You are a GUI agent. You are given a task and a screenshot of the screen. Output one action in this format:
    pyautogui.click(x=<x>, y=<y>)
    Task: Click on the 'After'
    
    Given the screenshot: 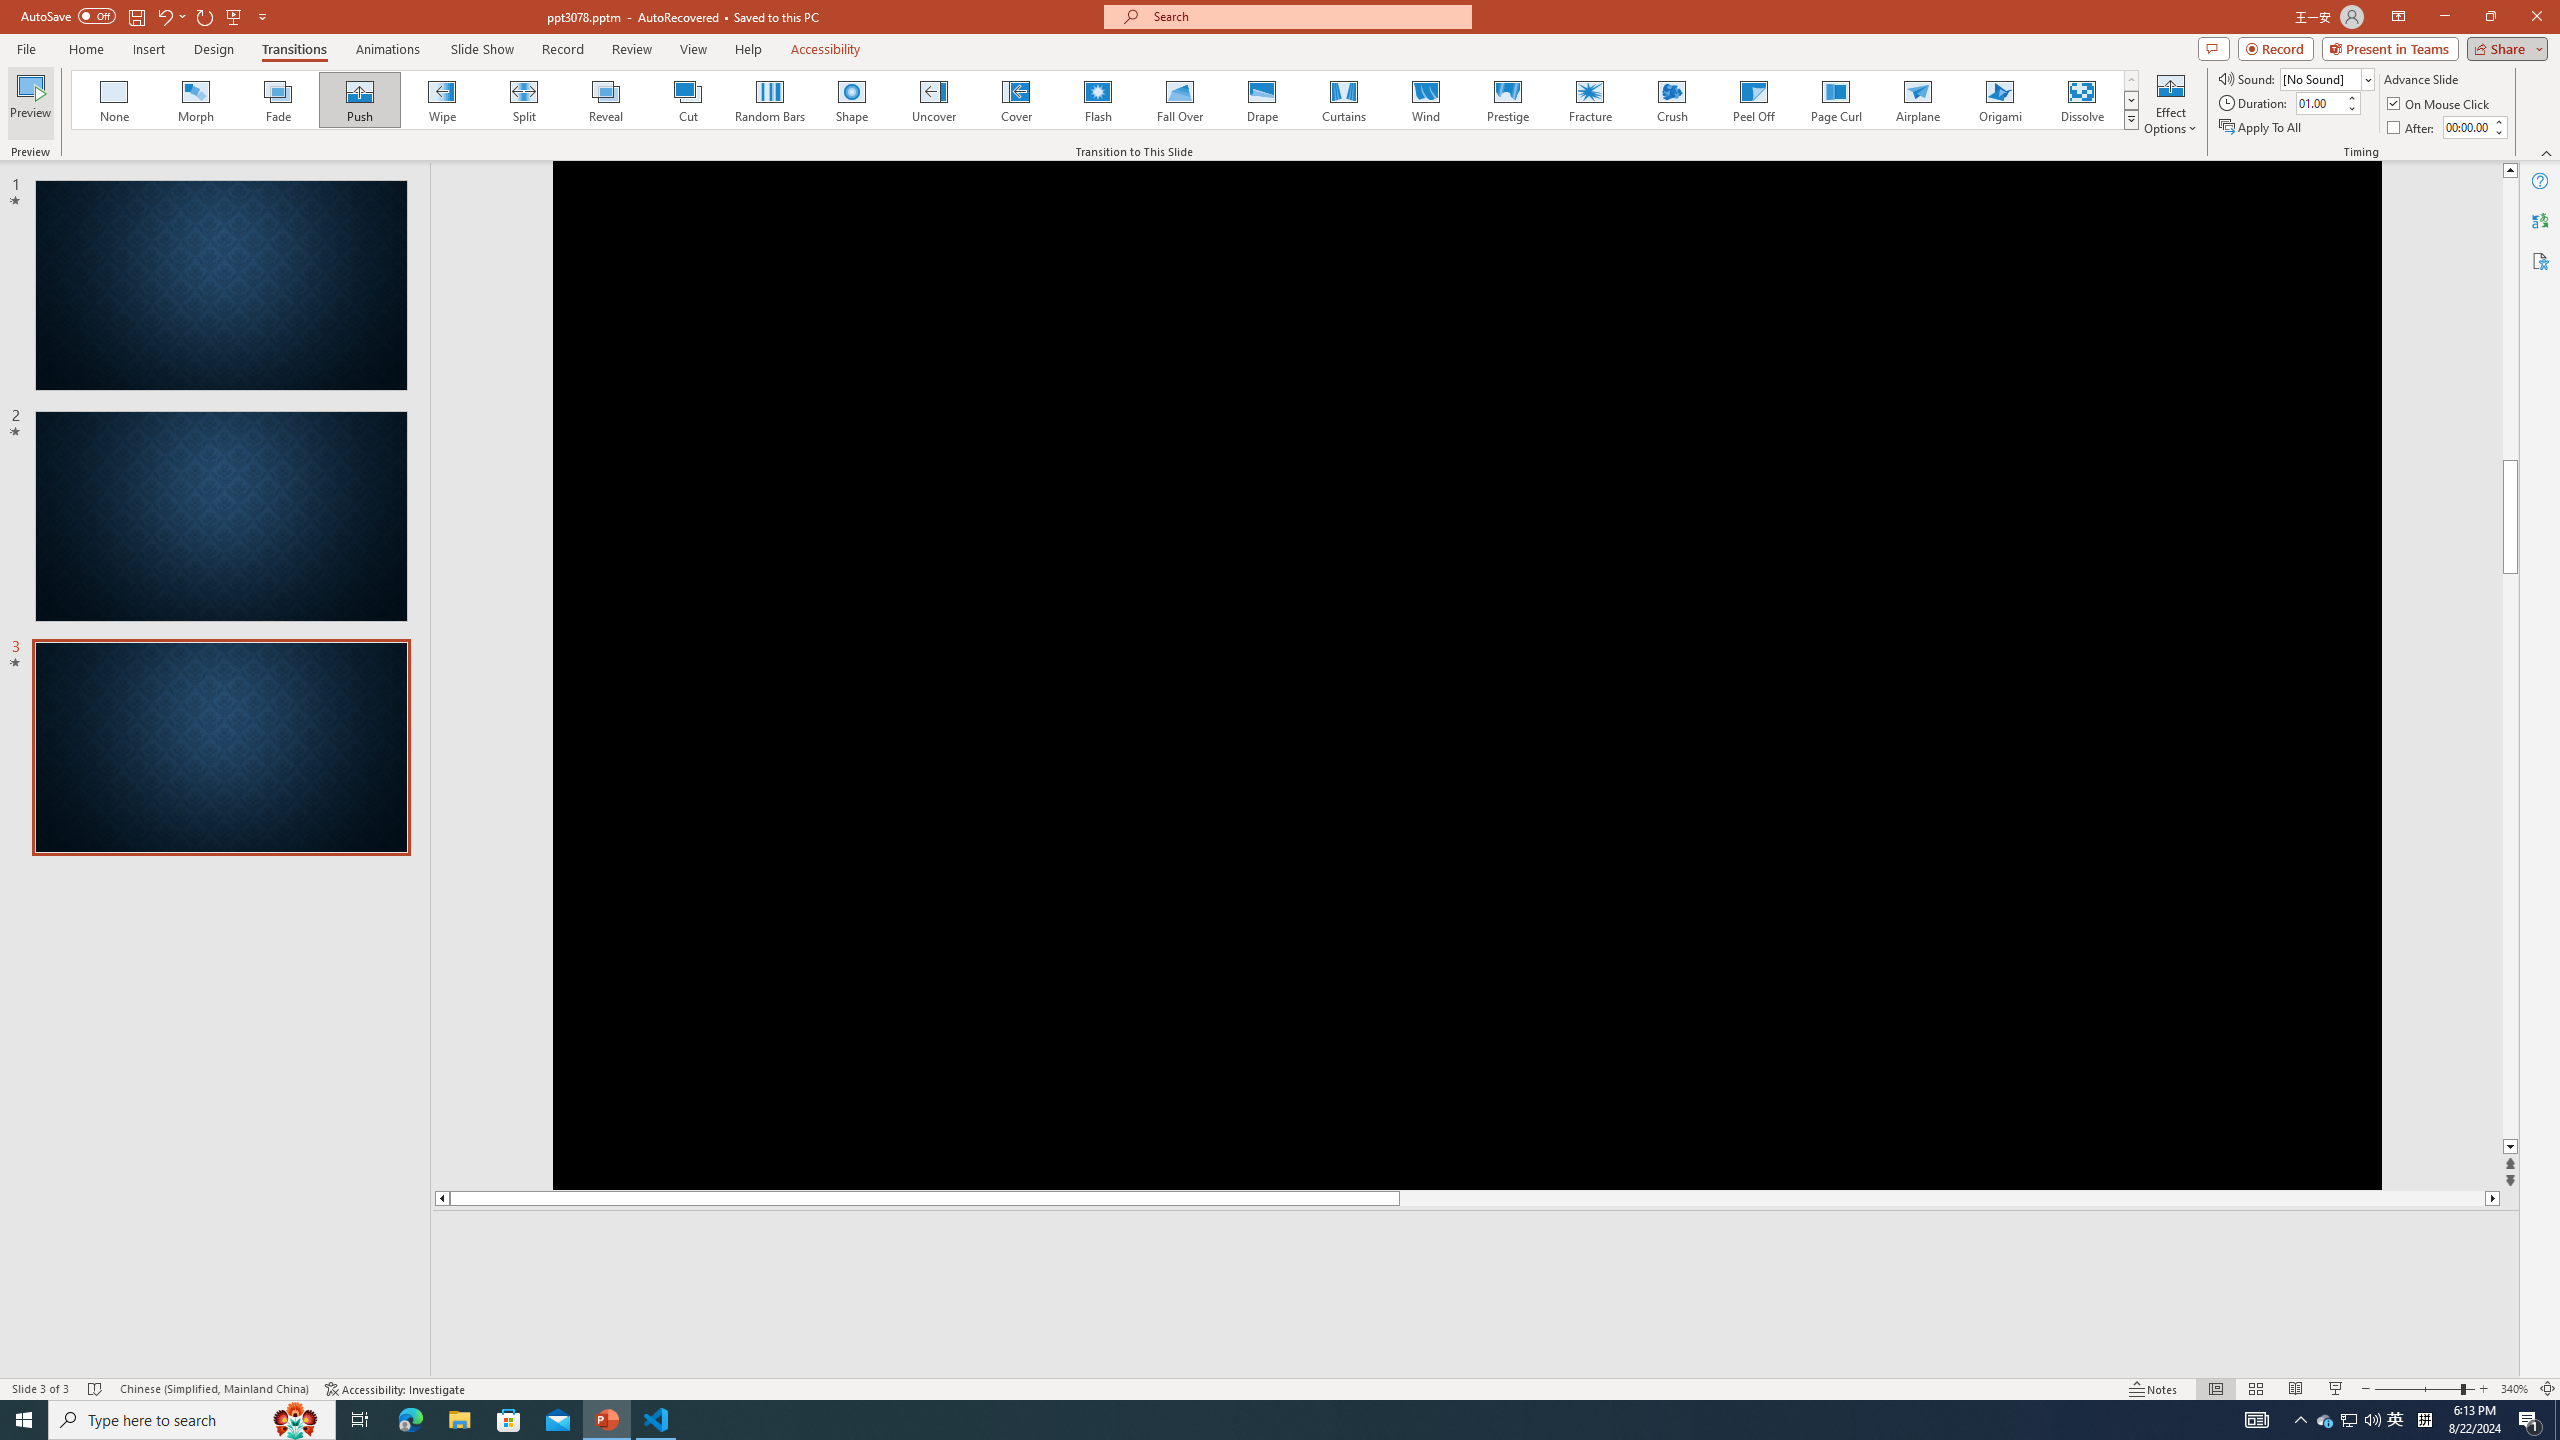 What is the action you would take?
    pyautogui.click(x=2412, y=127)
    